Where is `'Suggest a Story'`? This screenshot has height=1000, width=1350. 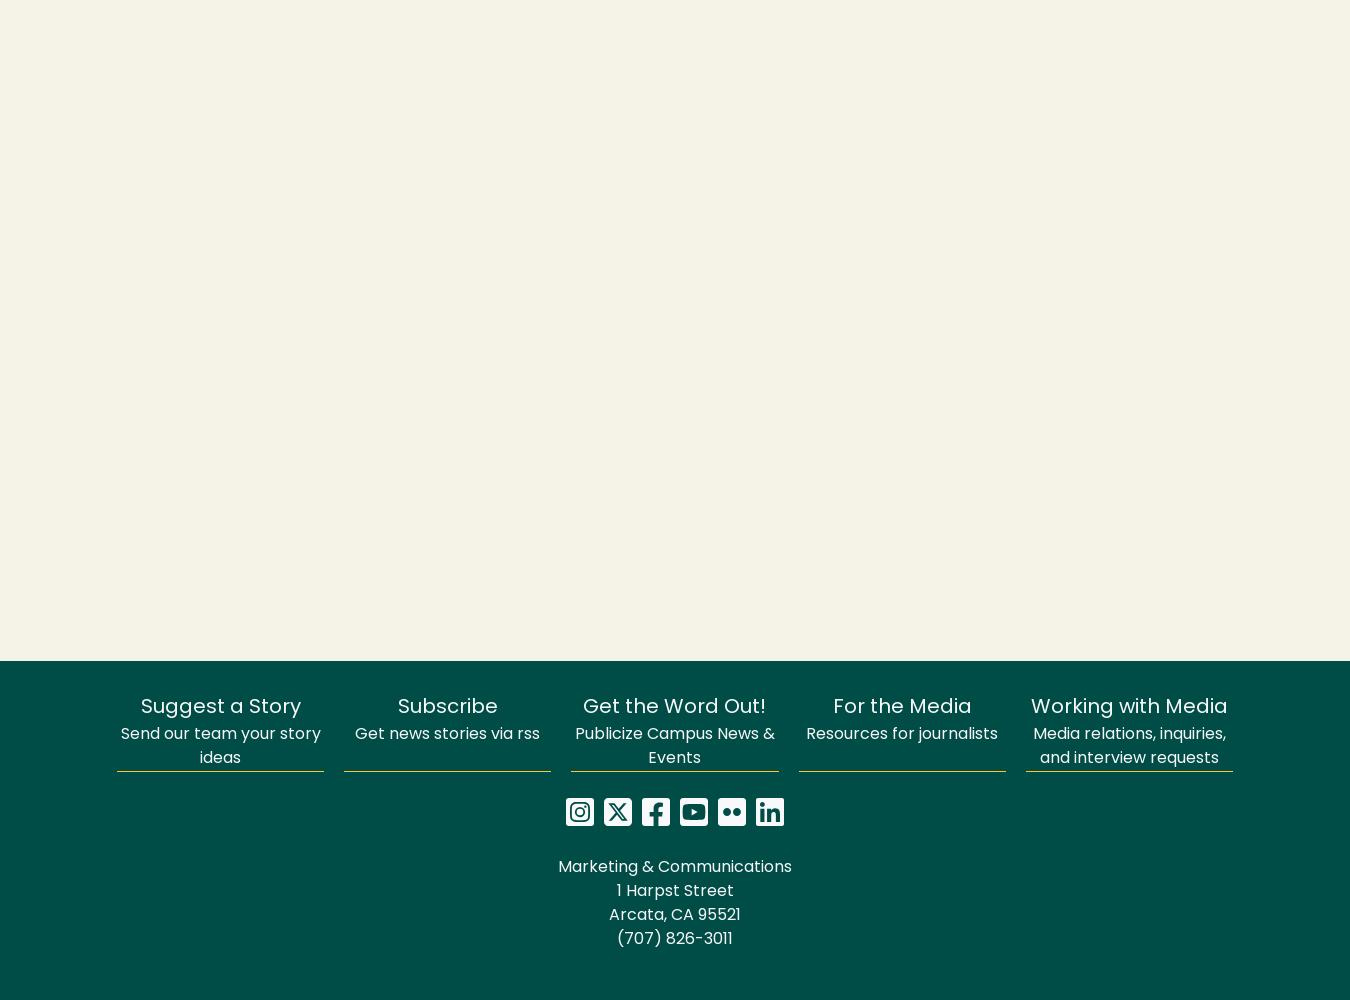 'Suggest a Story' is located at coordinates (220, 707).